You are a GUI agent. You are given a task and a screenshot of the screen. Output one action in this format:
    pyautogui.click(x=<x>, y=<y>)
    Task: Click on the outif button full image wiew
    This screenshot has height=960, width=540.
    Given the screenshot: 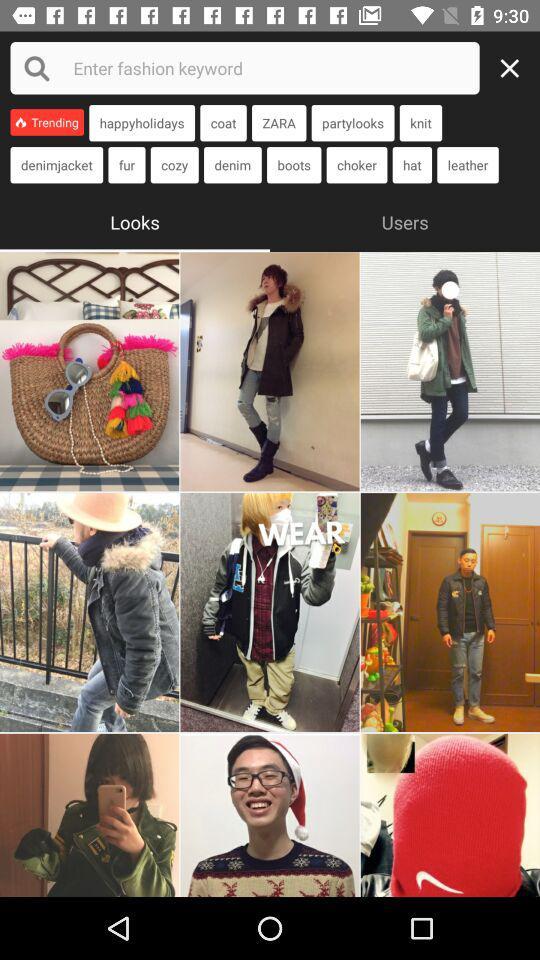 What is the action you would take?
    pyautogui.click(x=270, y=370)
    